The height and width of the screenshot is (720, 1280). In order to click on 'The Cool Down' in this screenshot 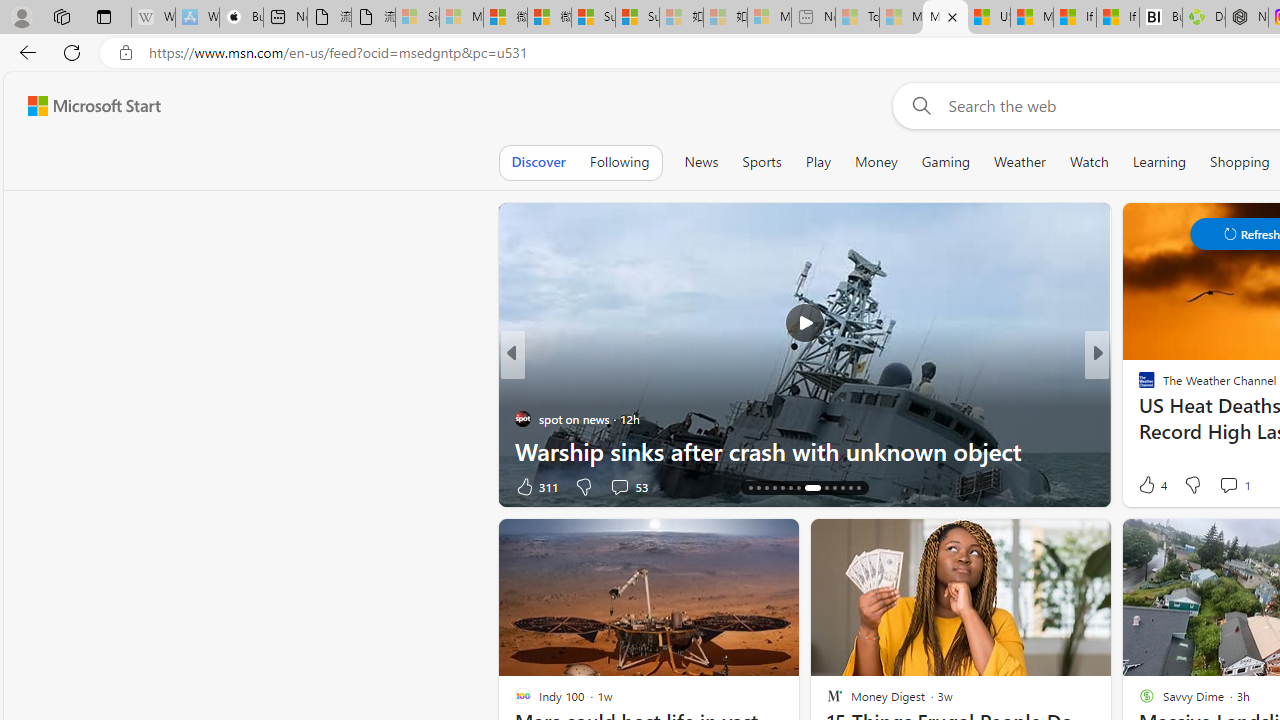, I will do `click(1138, 387)`.